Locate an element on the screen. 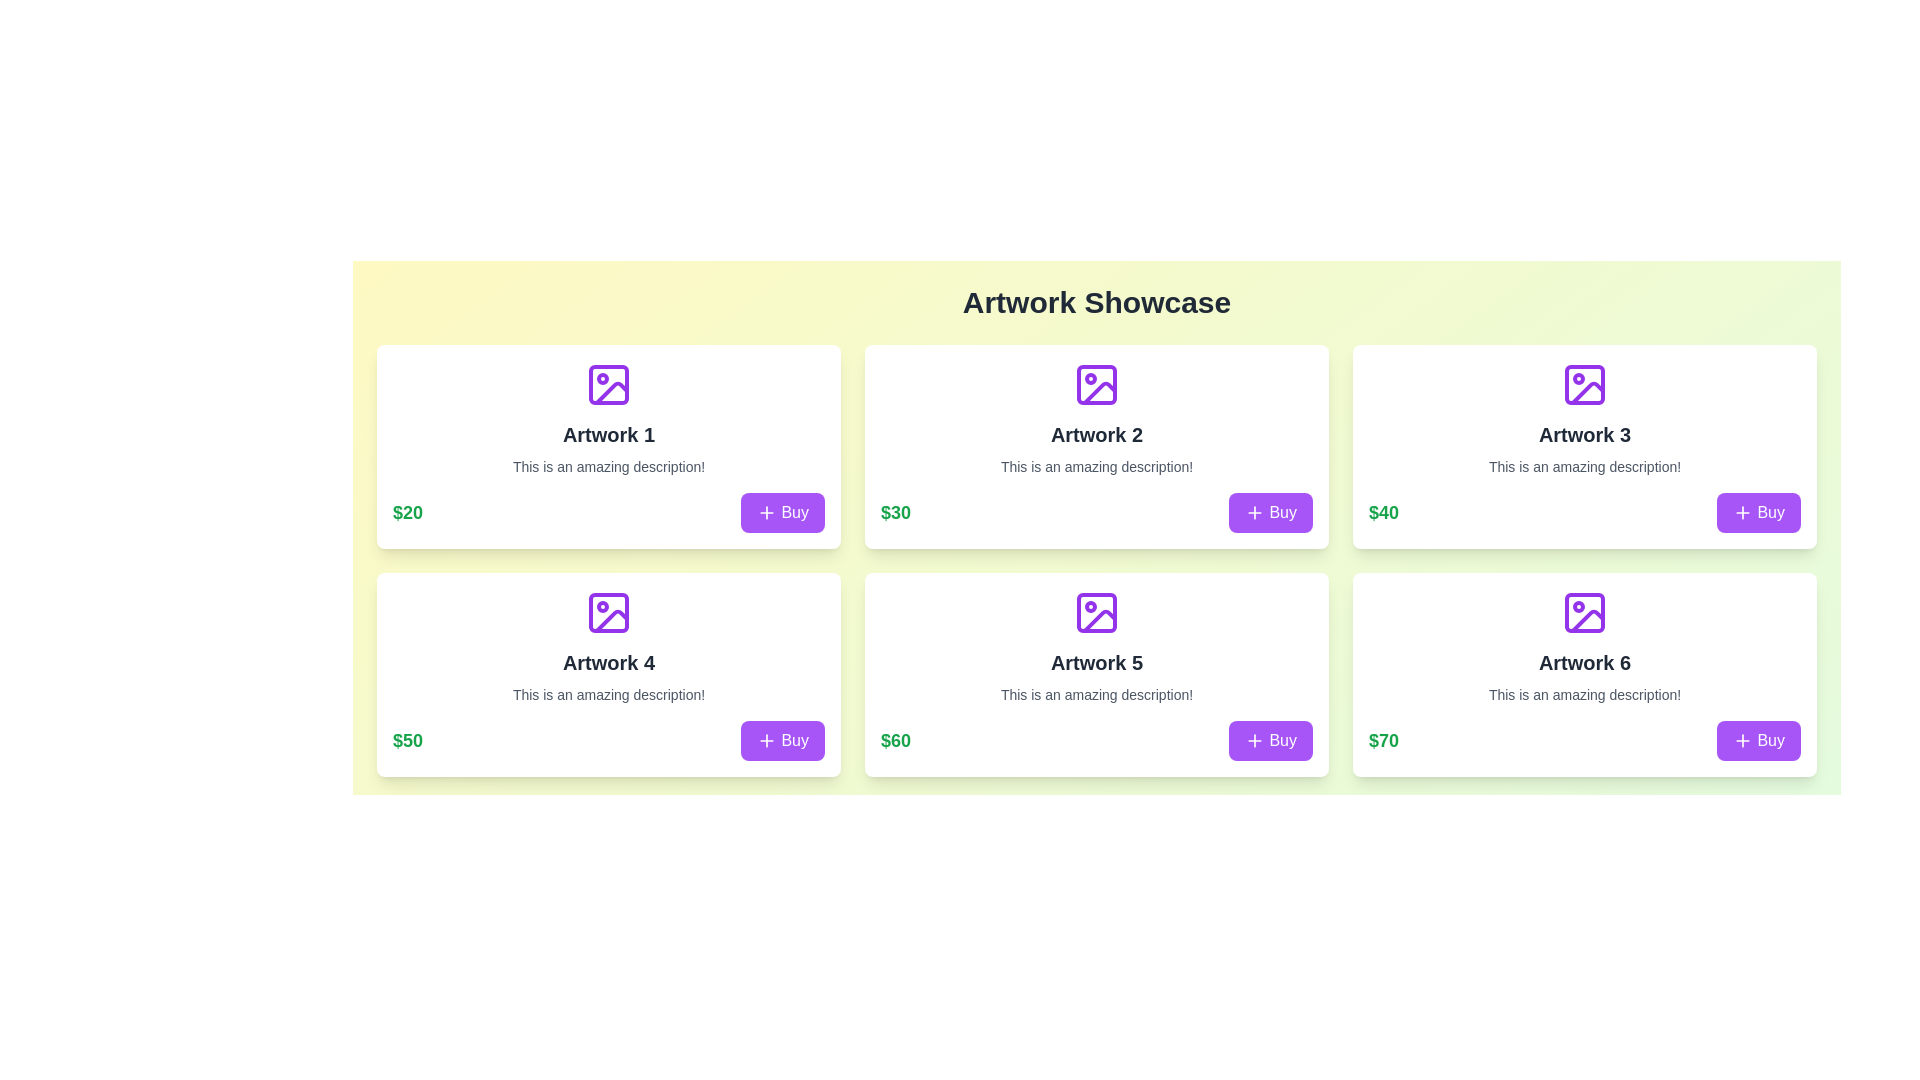  the Decorative graphical icon at the top center of the 'Artwork 3' card, which is a purple icon within a white card layout is located at coordinates (1583, 385).